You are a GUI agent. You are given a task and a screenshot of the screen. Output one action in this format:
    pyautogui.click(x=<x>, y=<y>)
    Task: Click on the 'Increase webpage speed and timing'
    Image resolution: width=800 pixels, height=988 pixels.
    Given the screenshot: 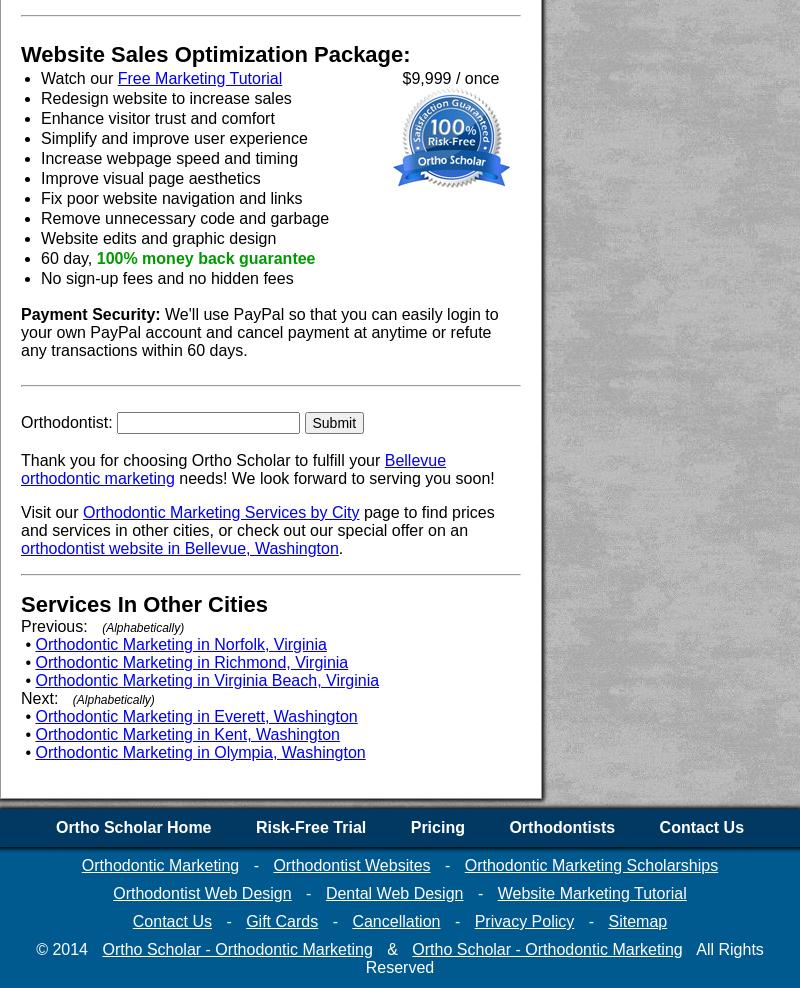 What is the action you would take?
    pyautogui.click(x=168, y=157)
    